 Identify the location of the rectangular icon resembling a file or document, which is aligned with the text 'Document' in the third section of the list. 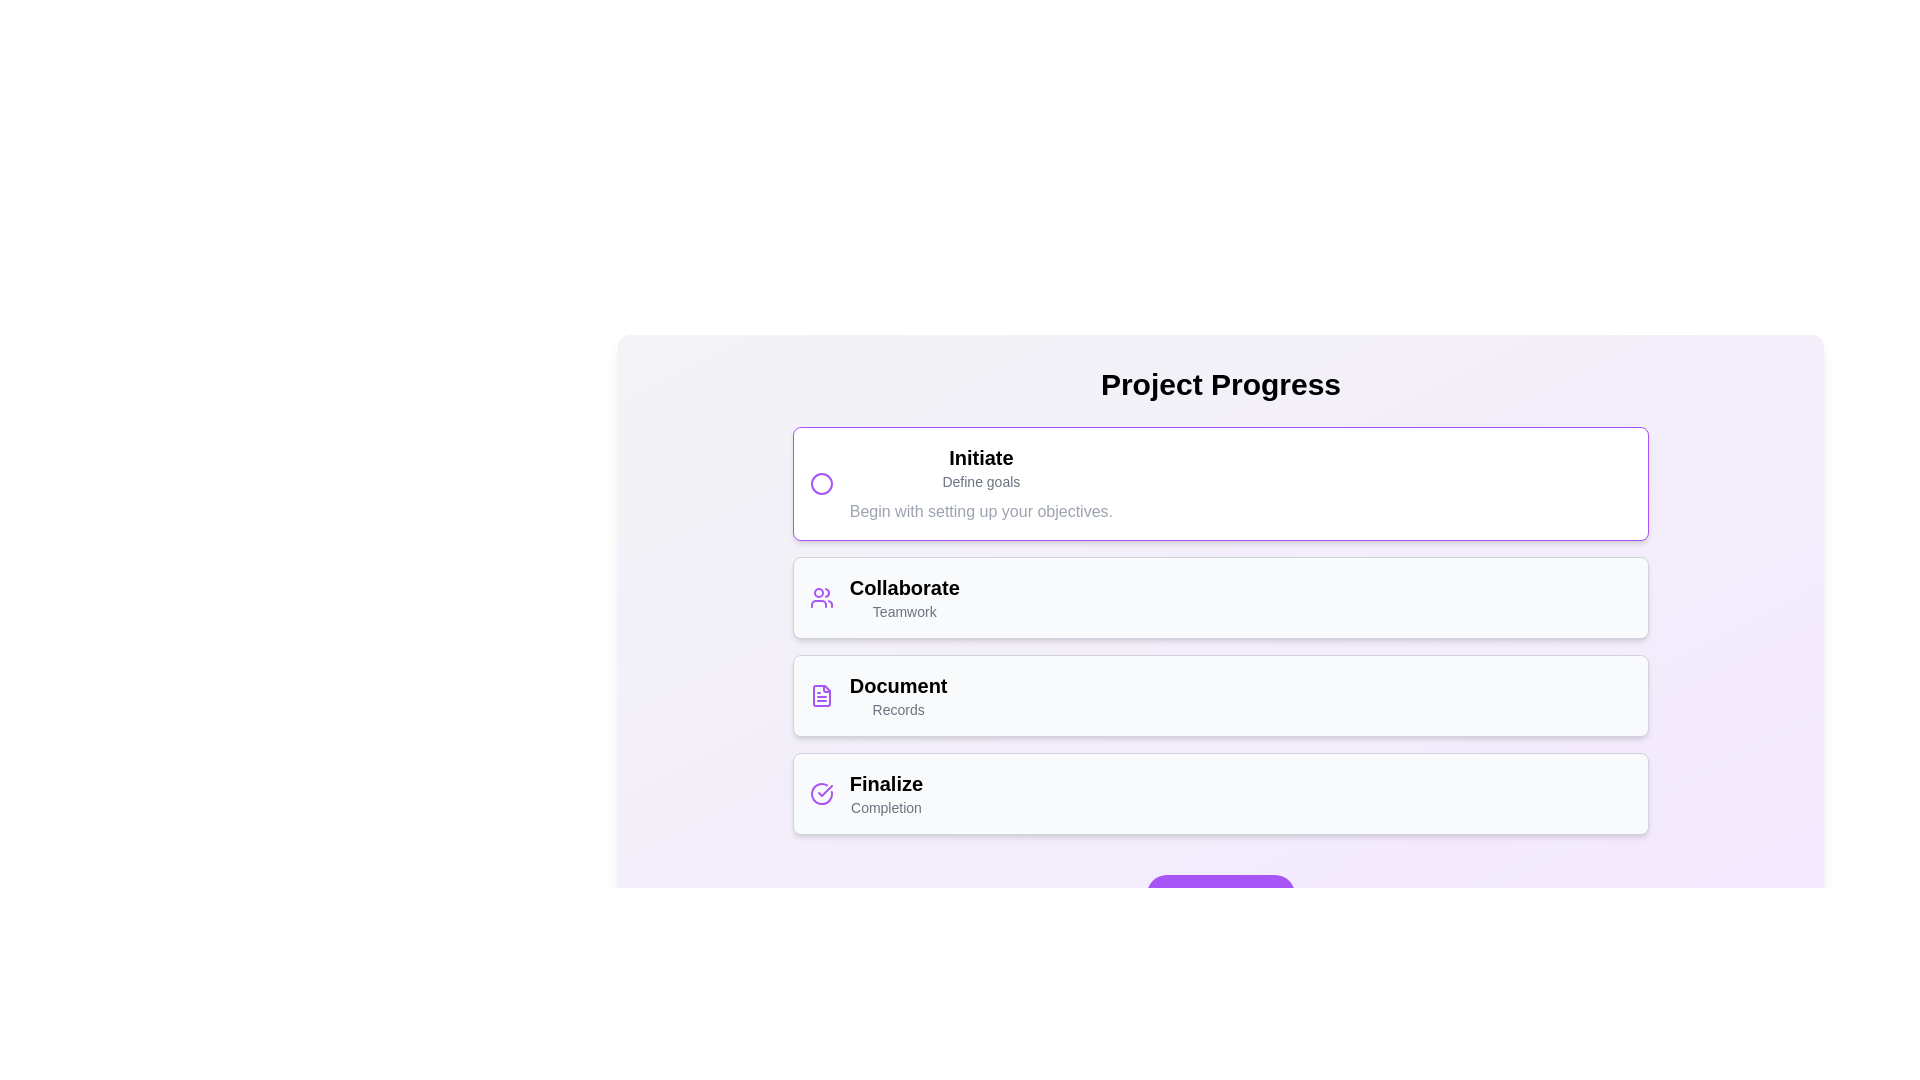
(821, 694).